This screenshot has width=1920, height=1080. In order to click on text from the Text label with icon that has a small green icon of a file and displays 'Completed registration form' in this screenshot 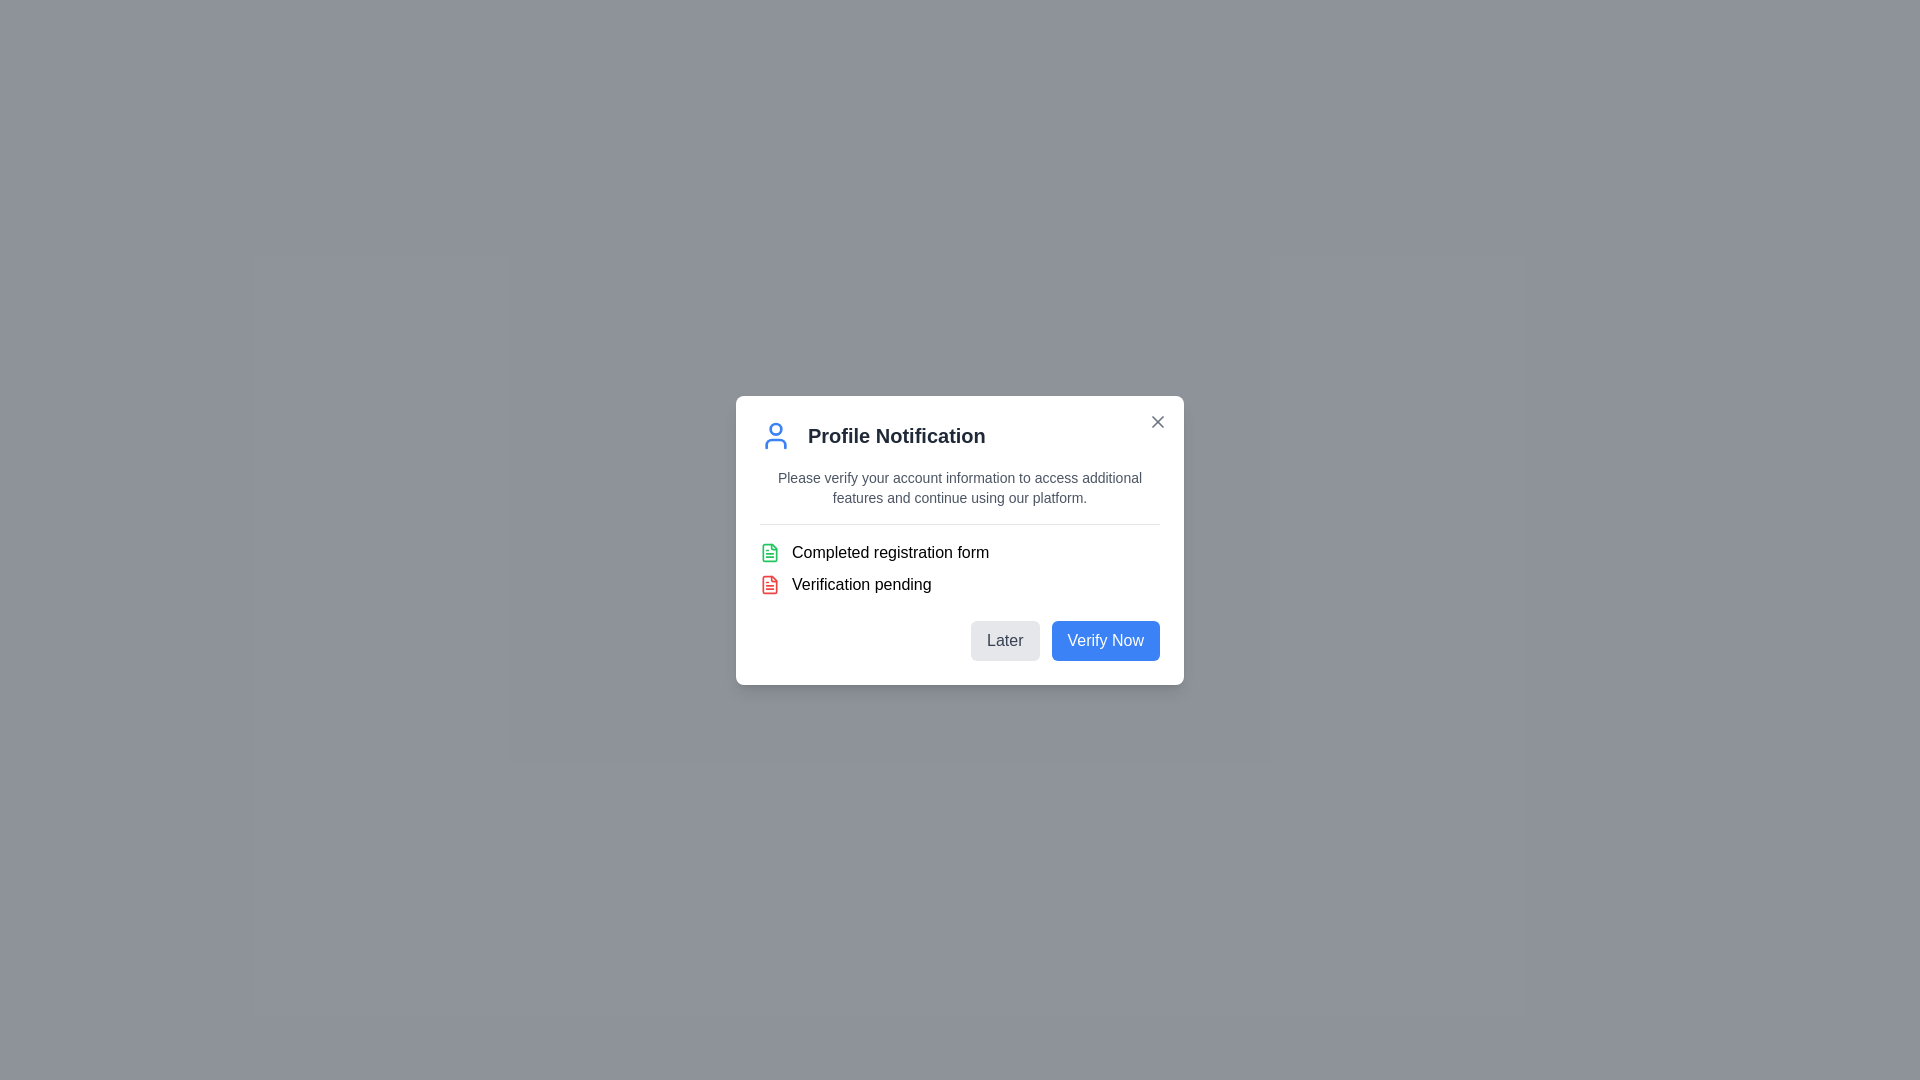, I will do `click(960, 551)`.